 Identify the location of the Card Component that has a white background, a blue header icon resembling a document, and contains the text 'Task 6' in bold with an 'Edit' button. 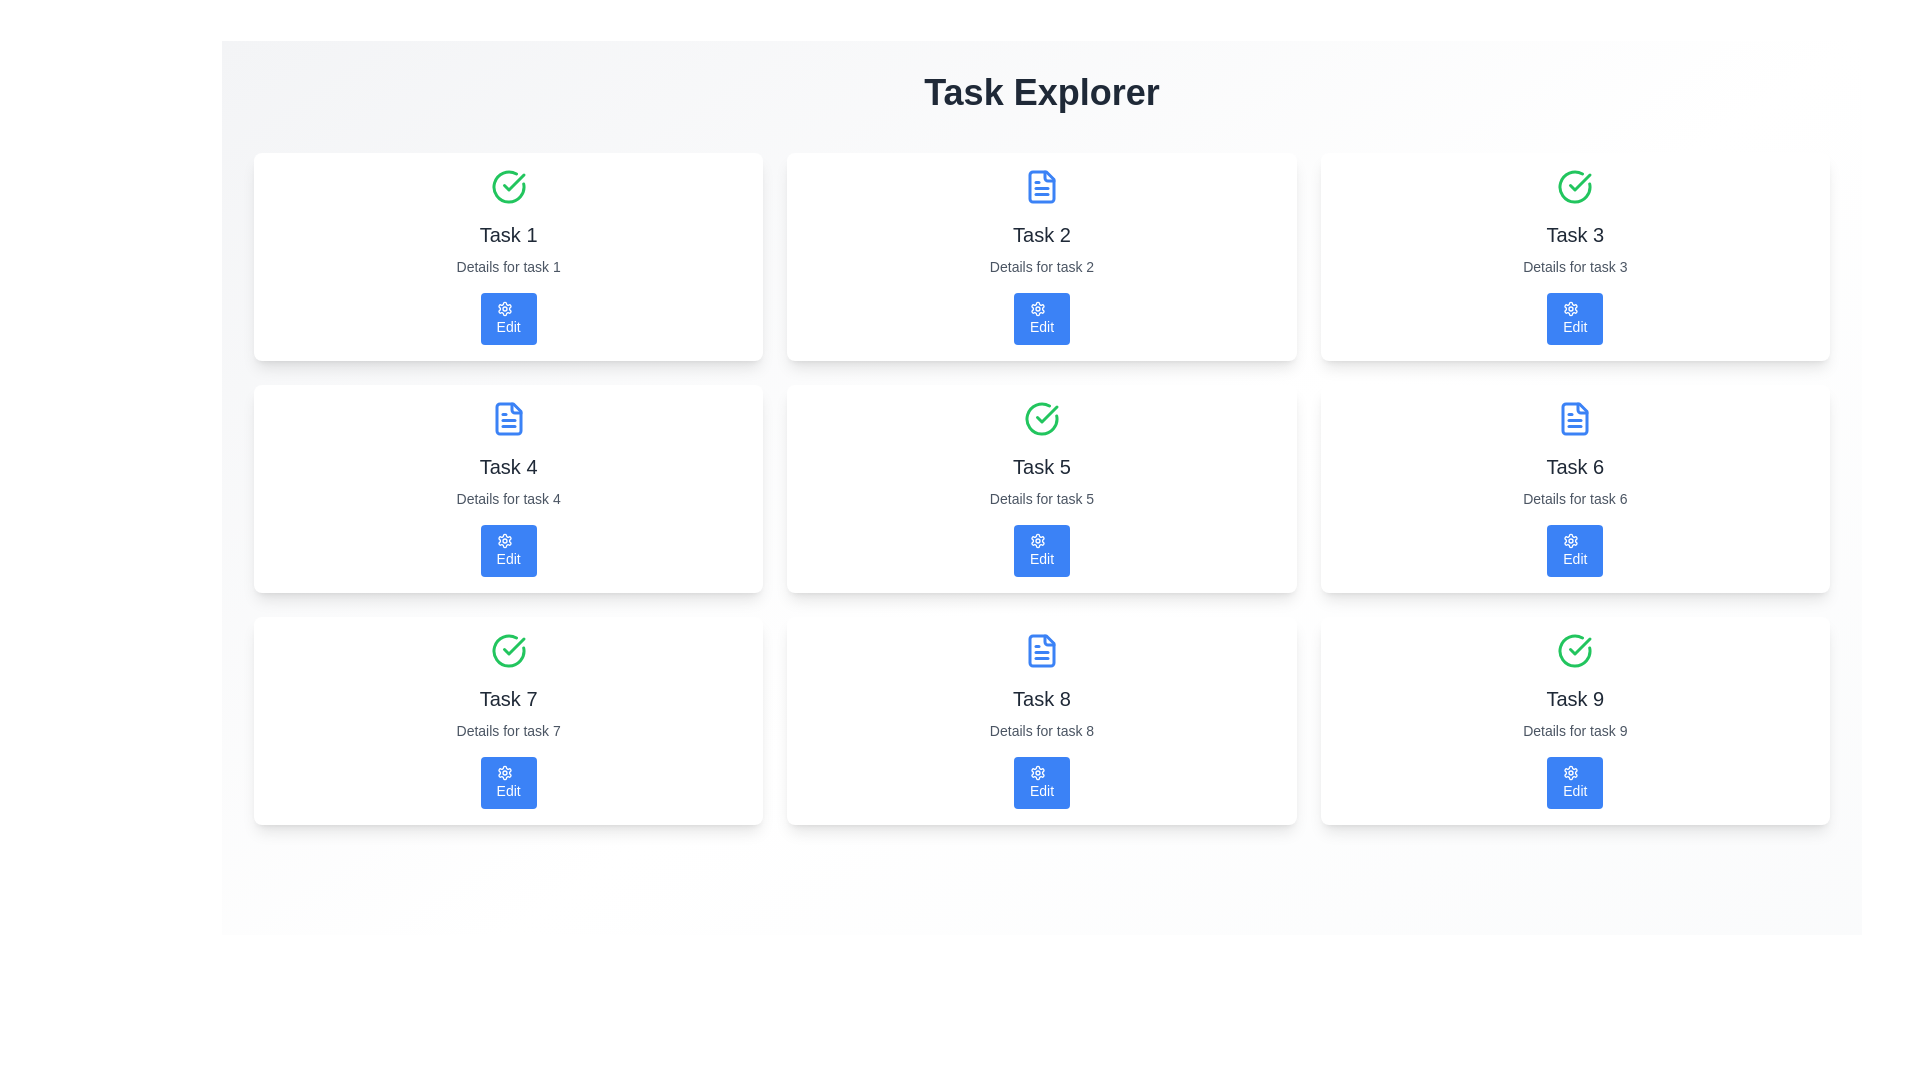
(1574, 489).